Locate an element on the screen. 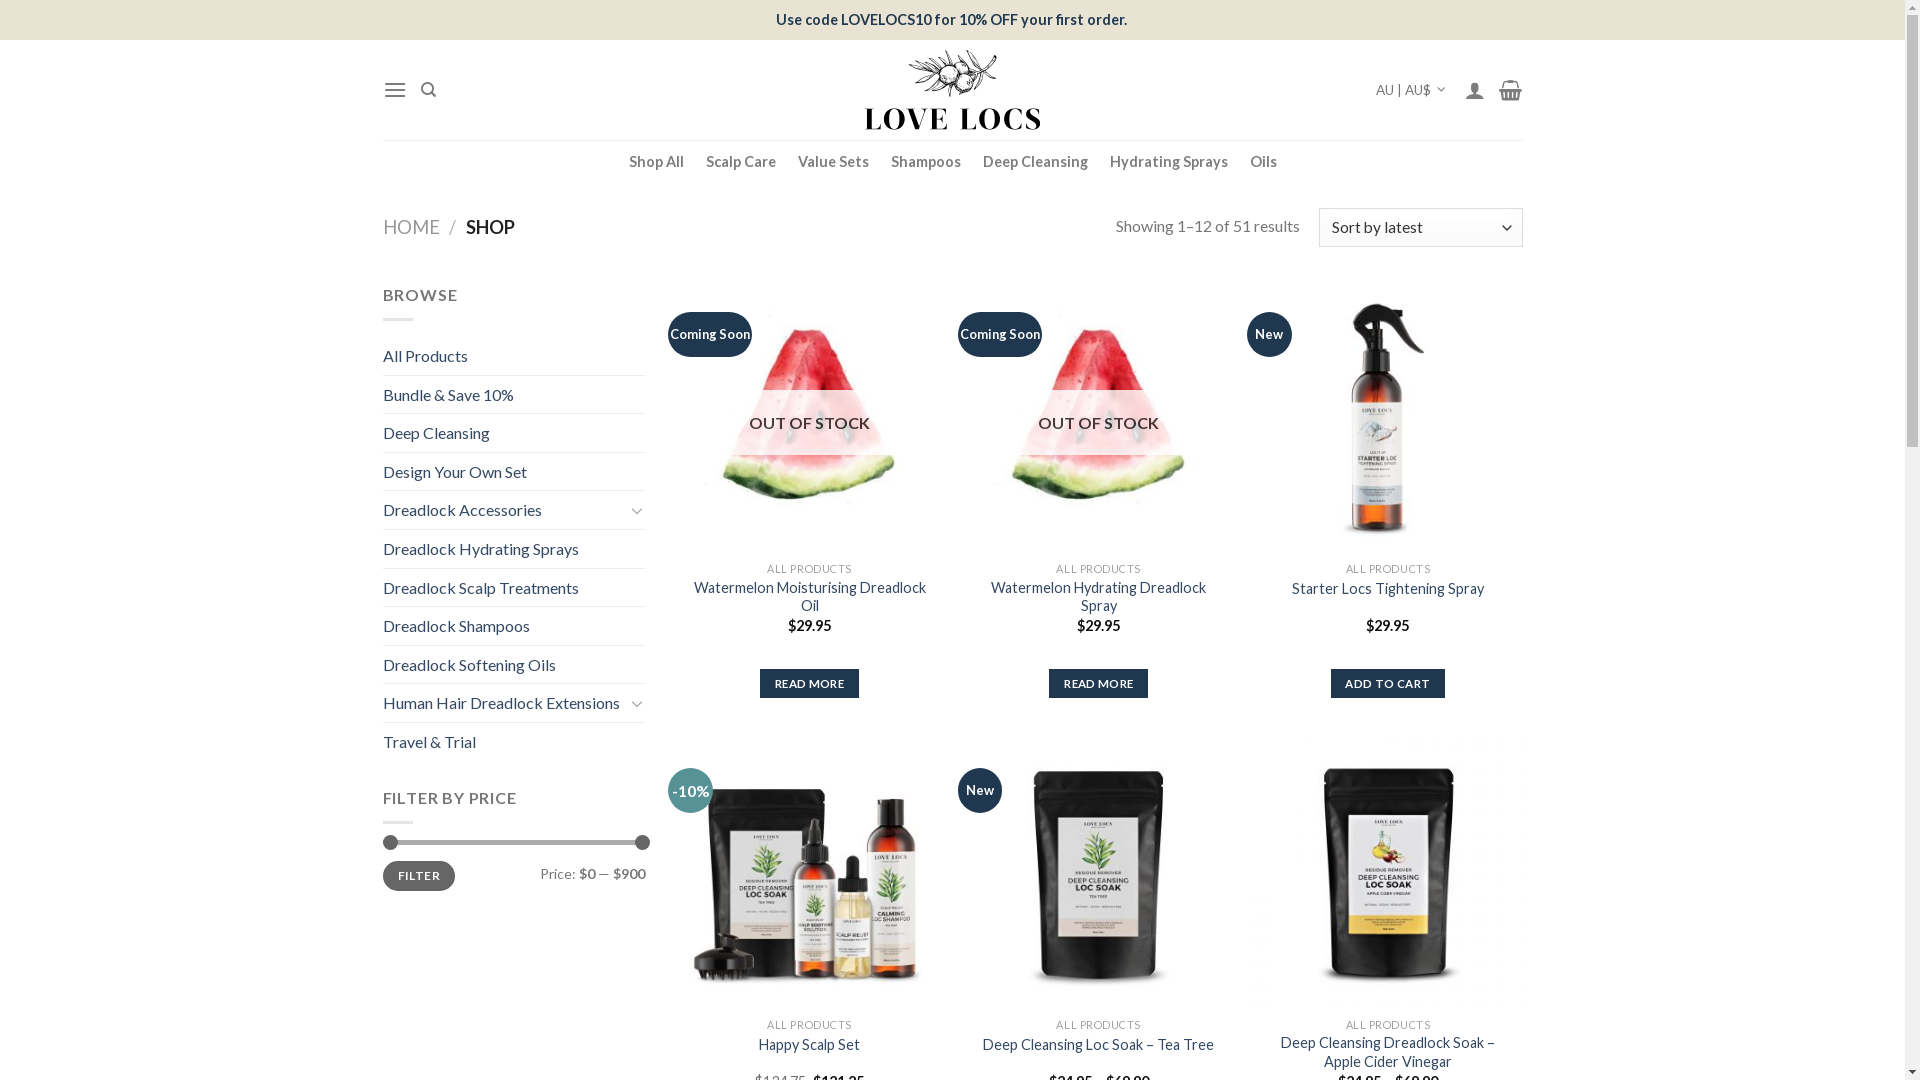  'Travel & Trial' is located at coordinates (513, 741).